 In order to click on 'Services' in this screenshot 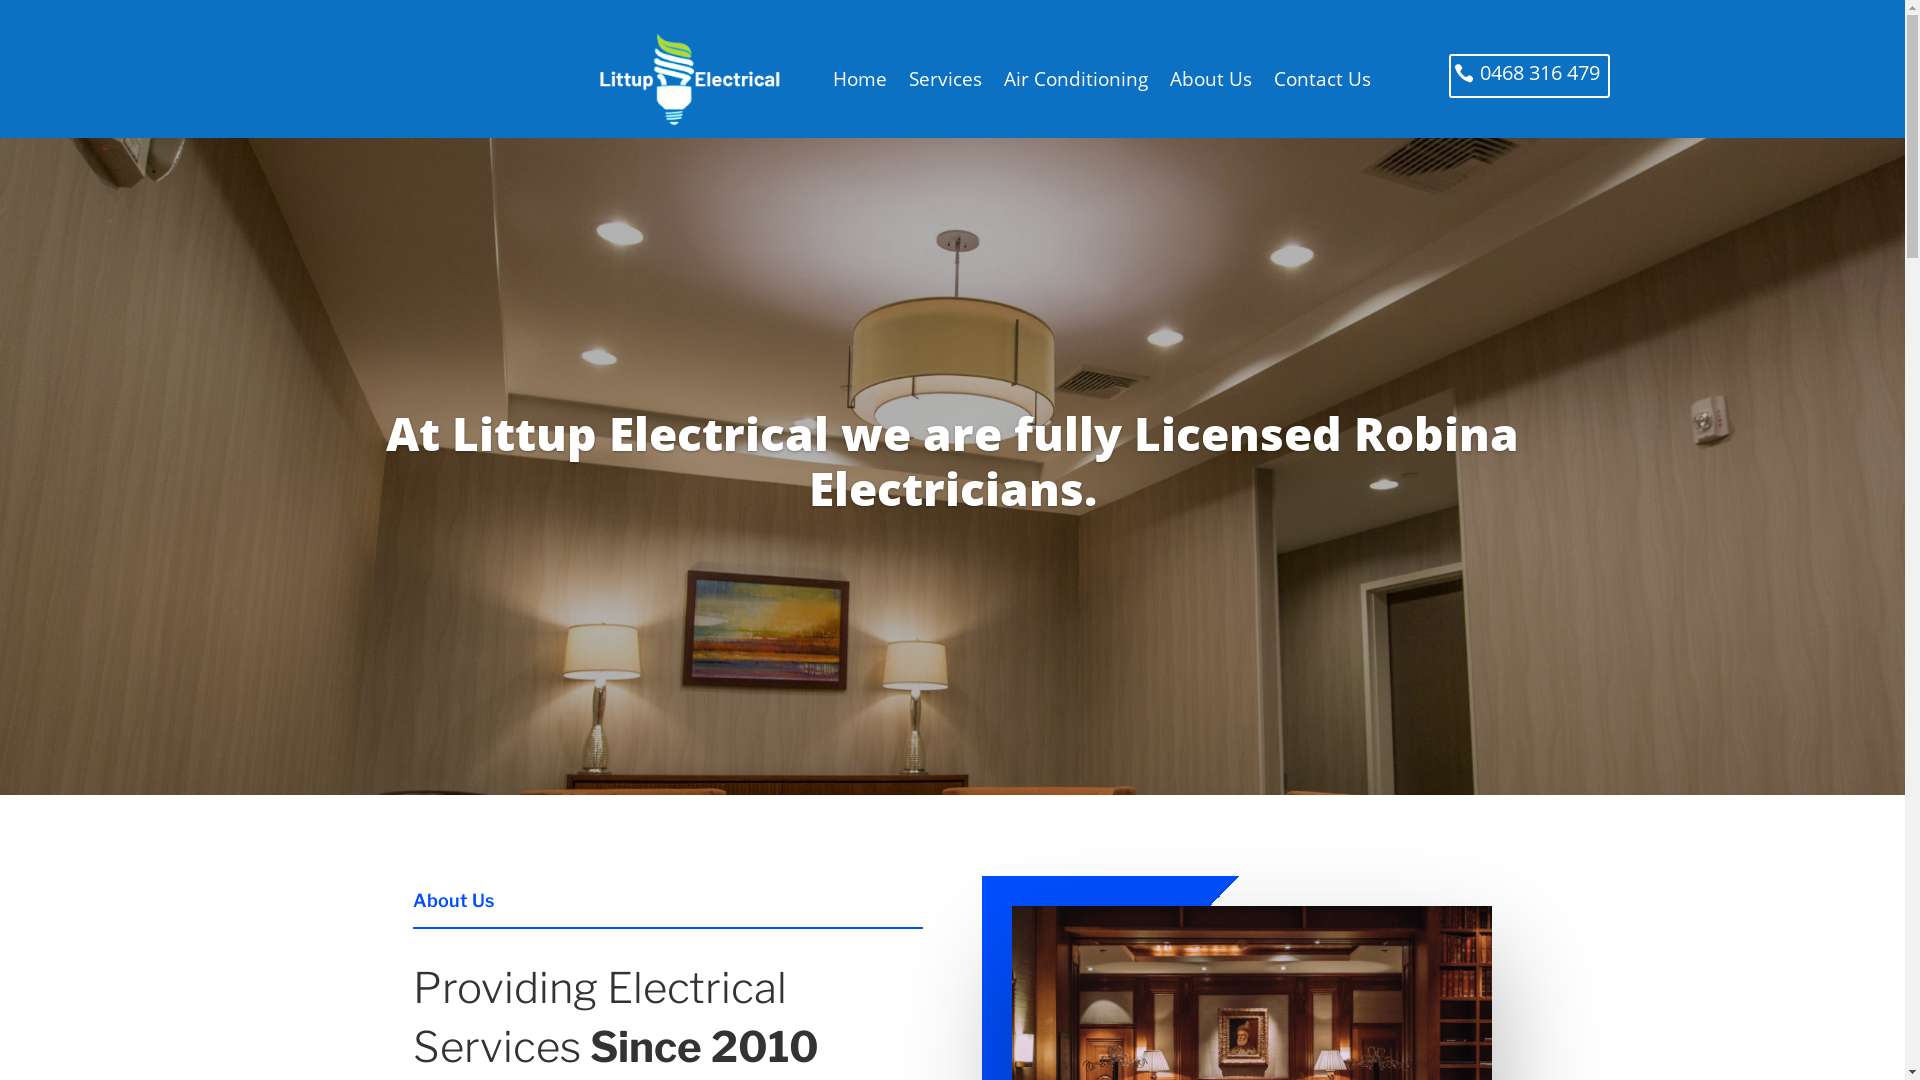, I will do `click(907, 78)`.